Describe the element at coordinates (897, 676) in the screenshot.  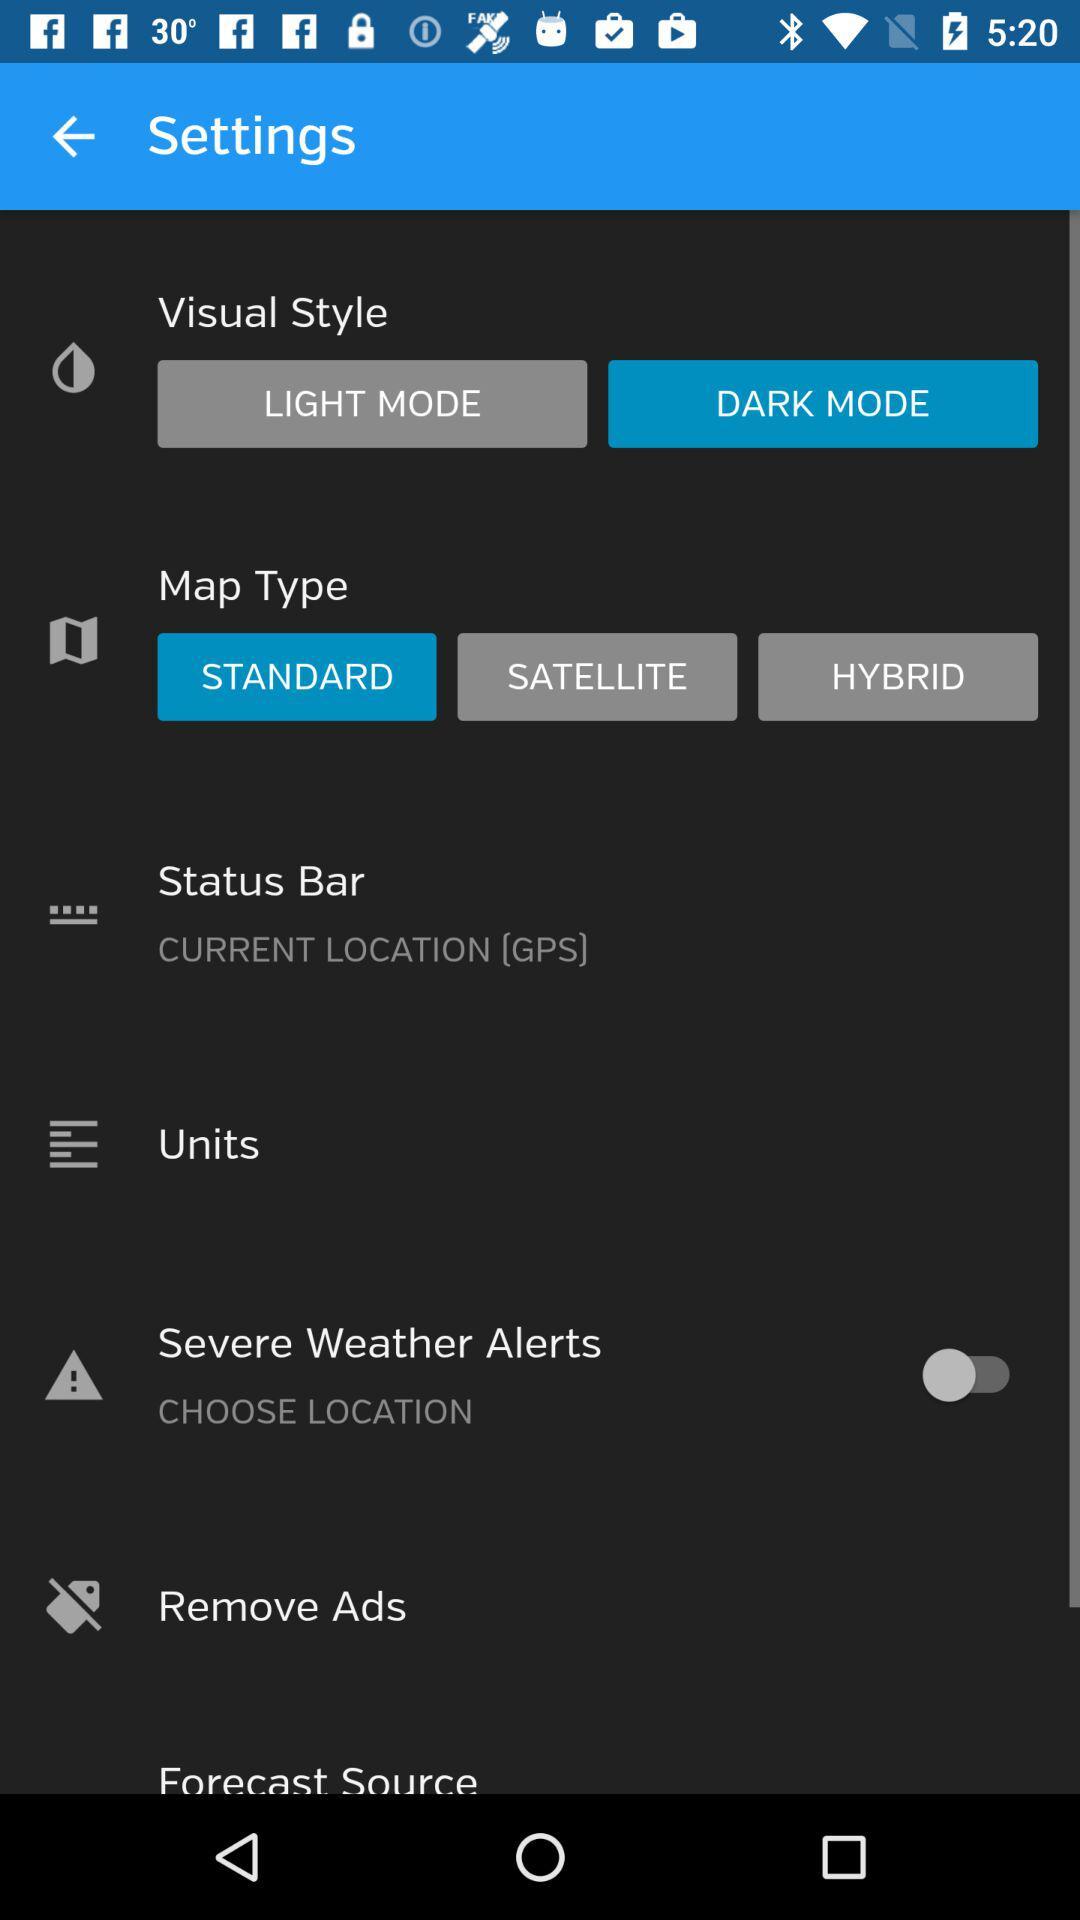
I see `hybrid in map type` at that location.